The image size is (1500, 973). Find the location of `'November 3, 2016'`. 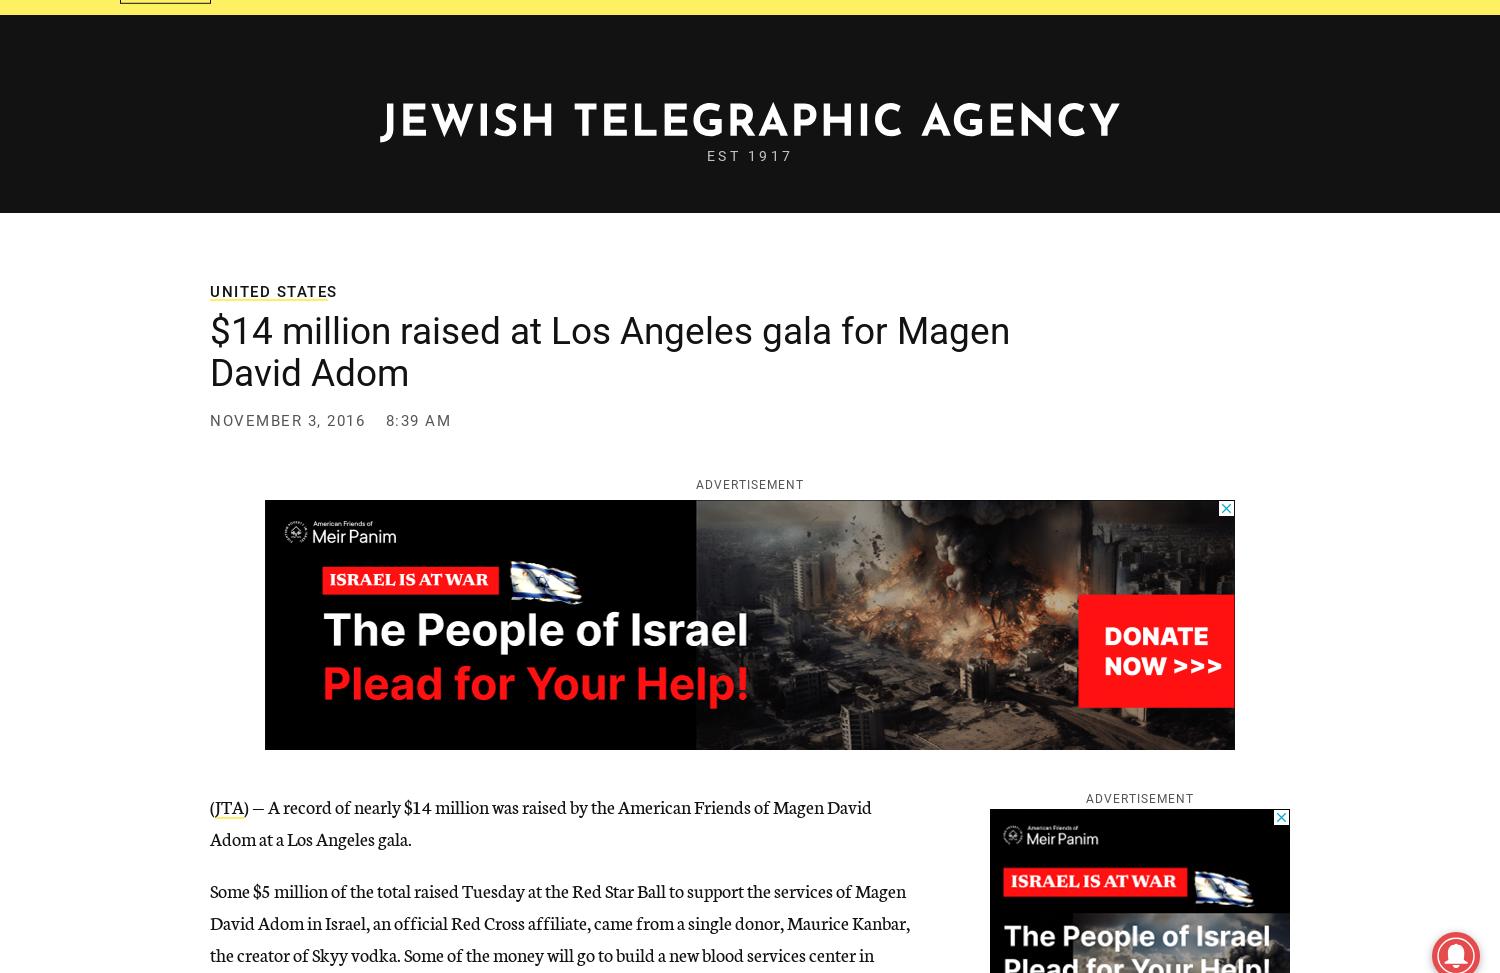

'November 3, 2016' is located at coordinates (209, 420).